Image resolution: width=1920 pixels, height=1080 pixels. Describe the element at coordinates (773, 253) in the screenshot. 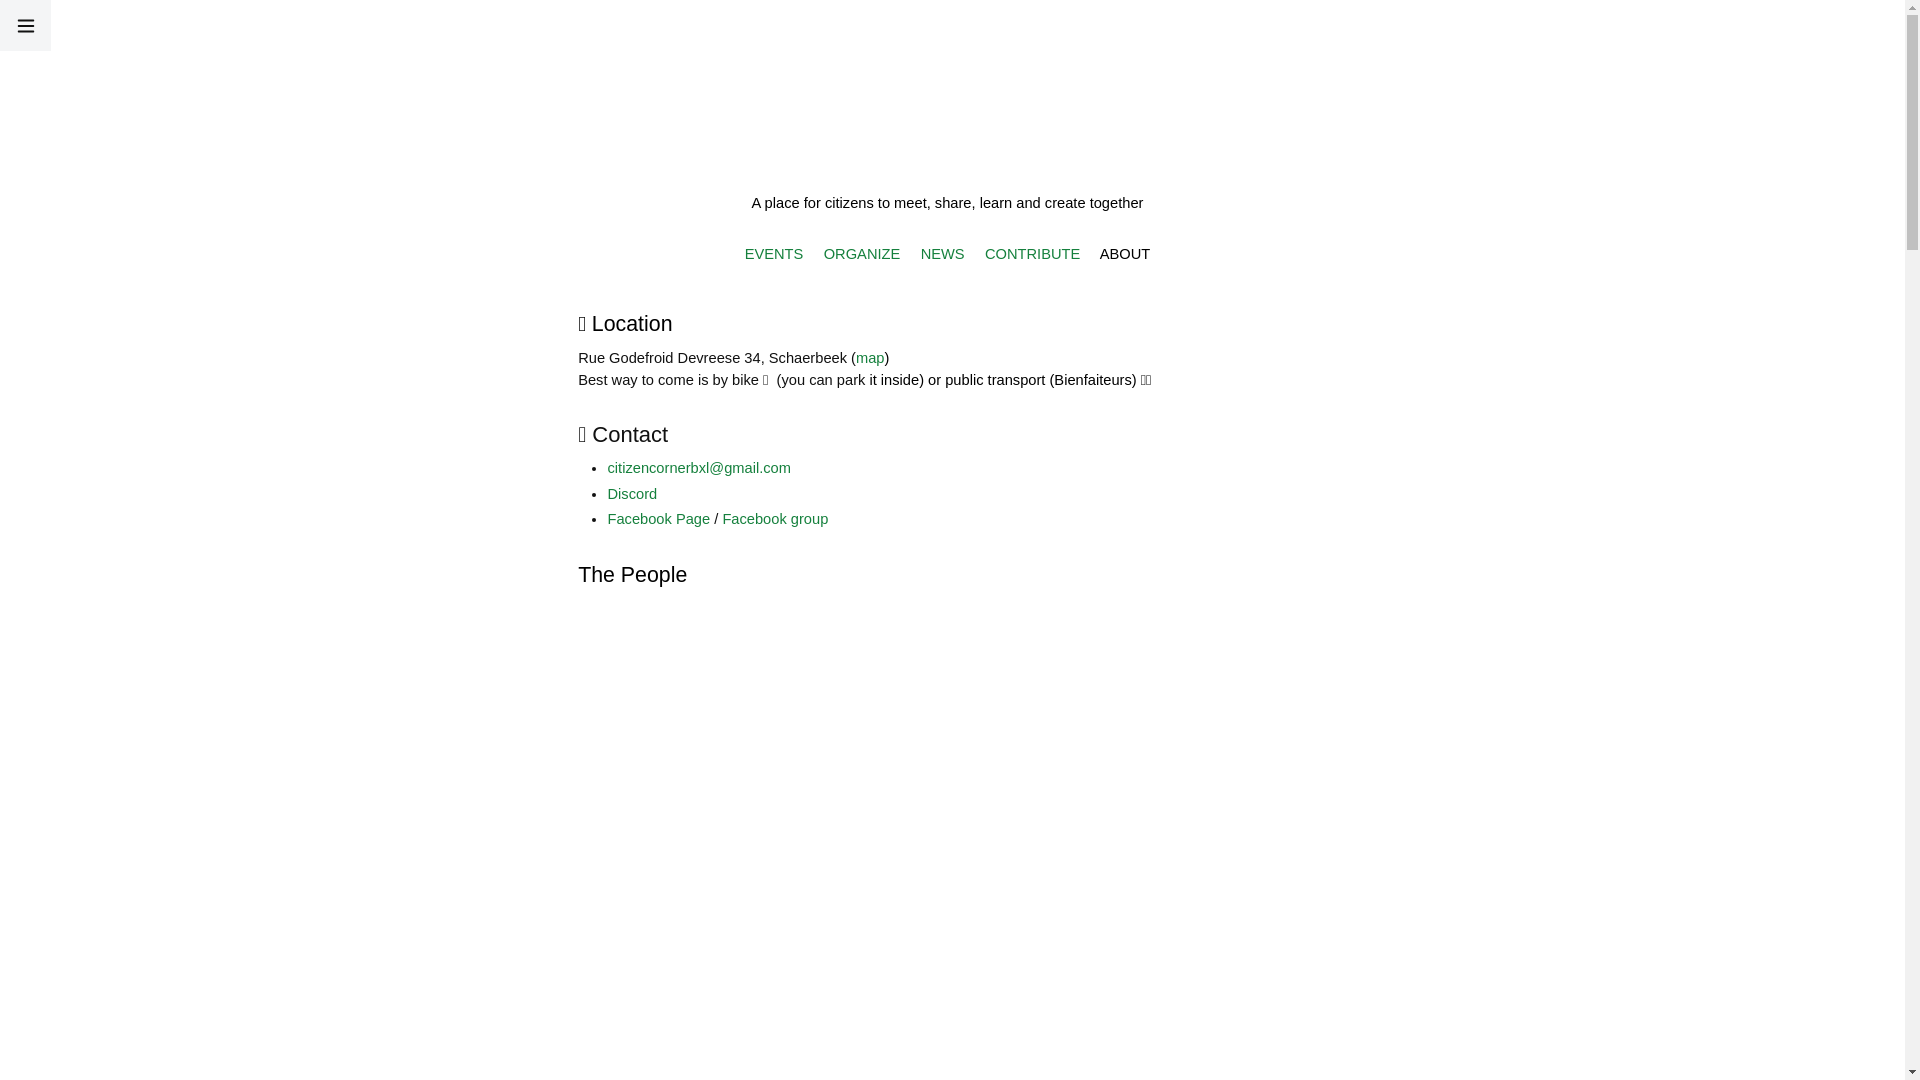

I see `'EVENTS'` at that location.